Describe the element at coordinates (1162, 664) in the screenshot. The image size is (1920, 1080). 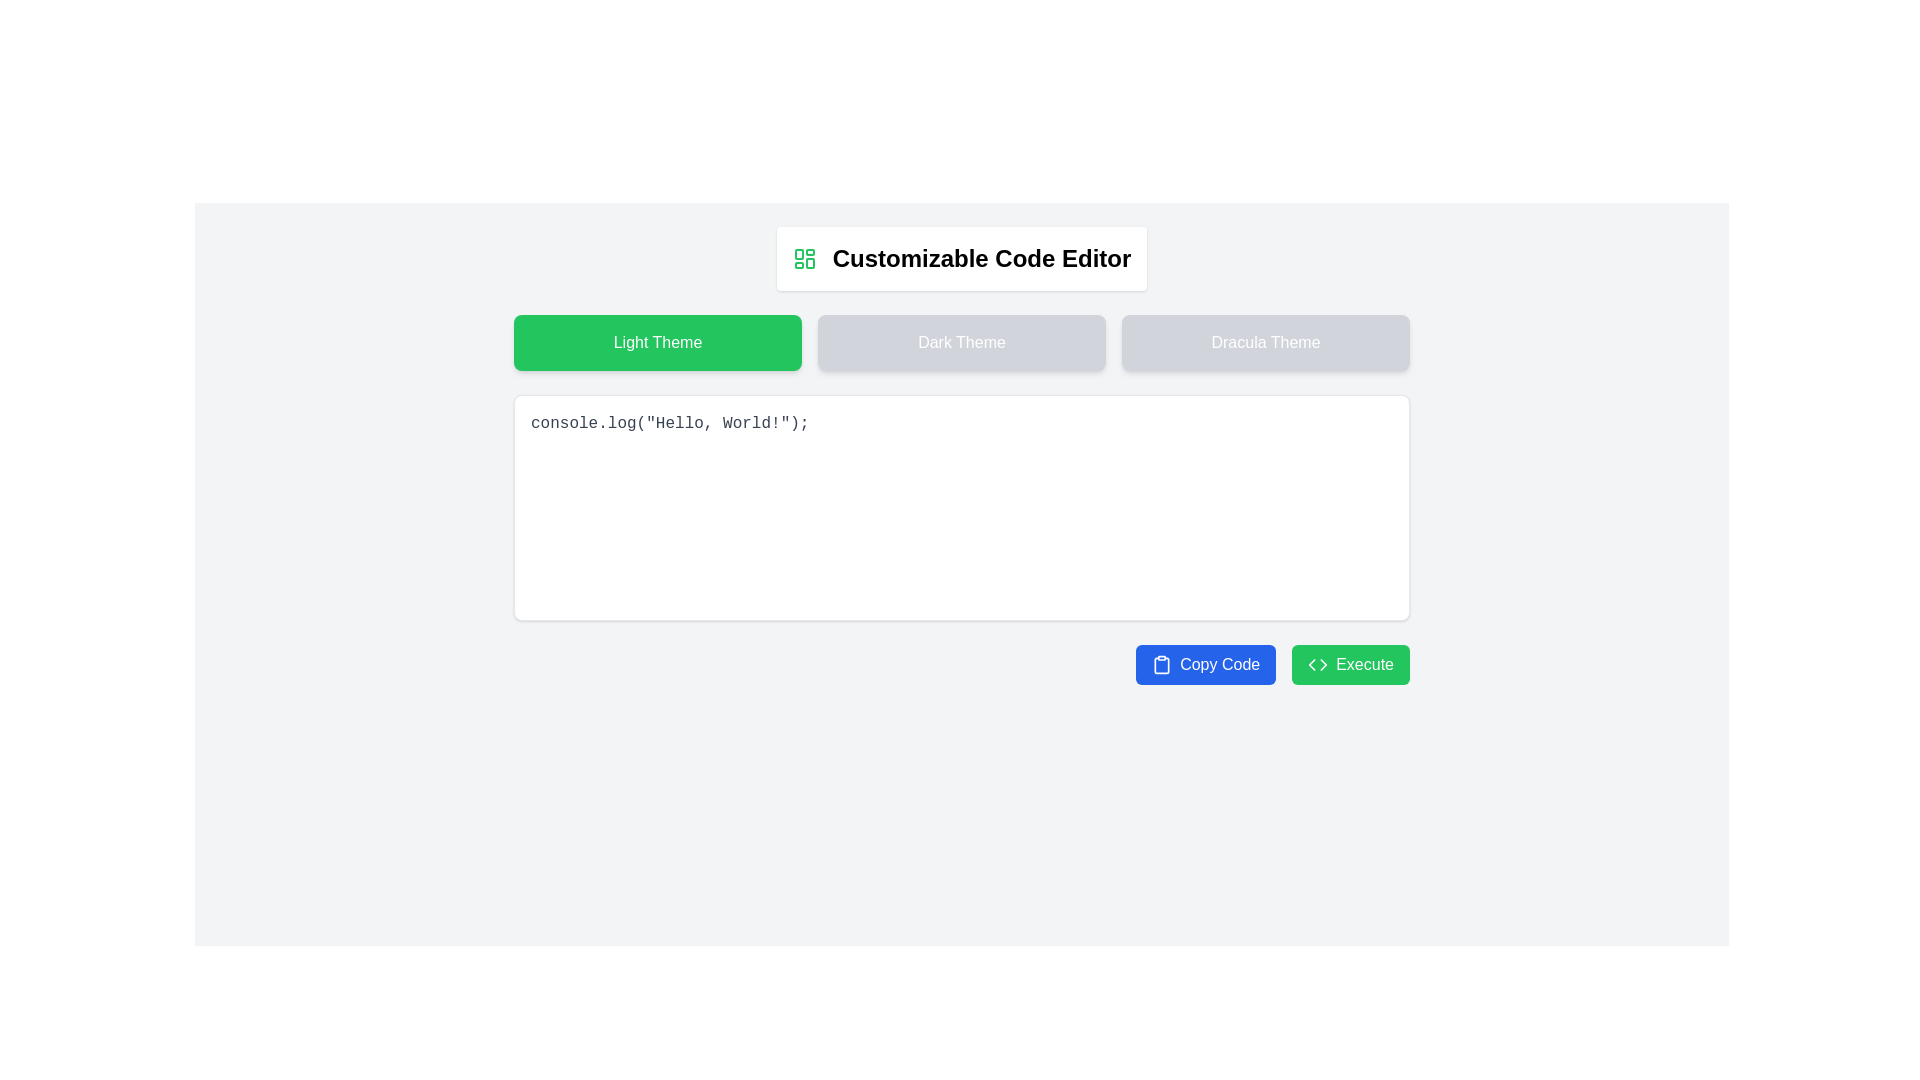
I see `the clipboard icon located to the left of the 'Copy Code' text within the 'Copy Code' button at the bottom center of the application interface` at that location.